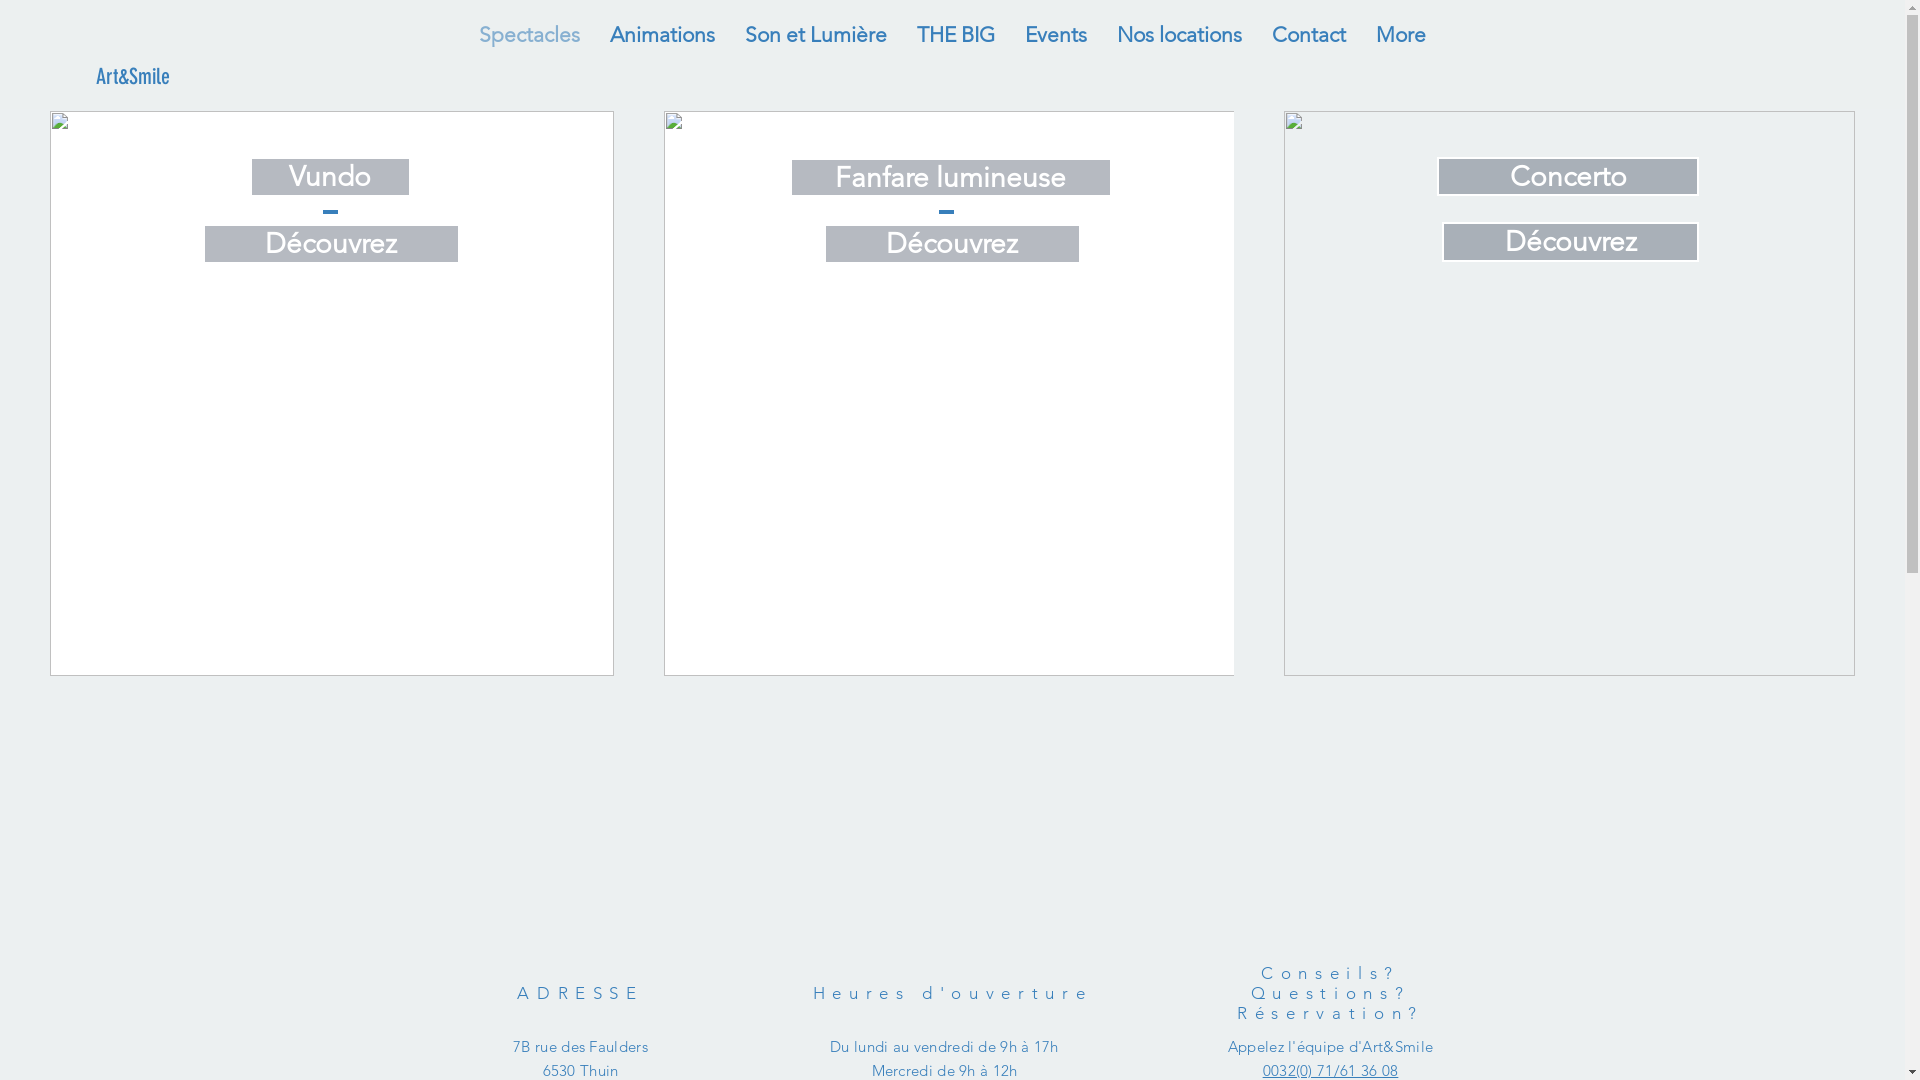 This screenshot has width=1920, height=1080. What do you see at coordinates (1055, 34) in the screenshot?
I see `'Events'` at bounding box center [1055, 34].